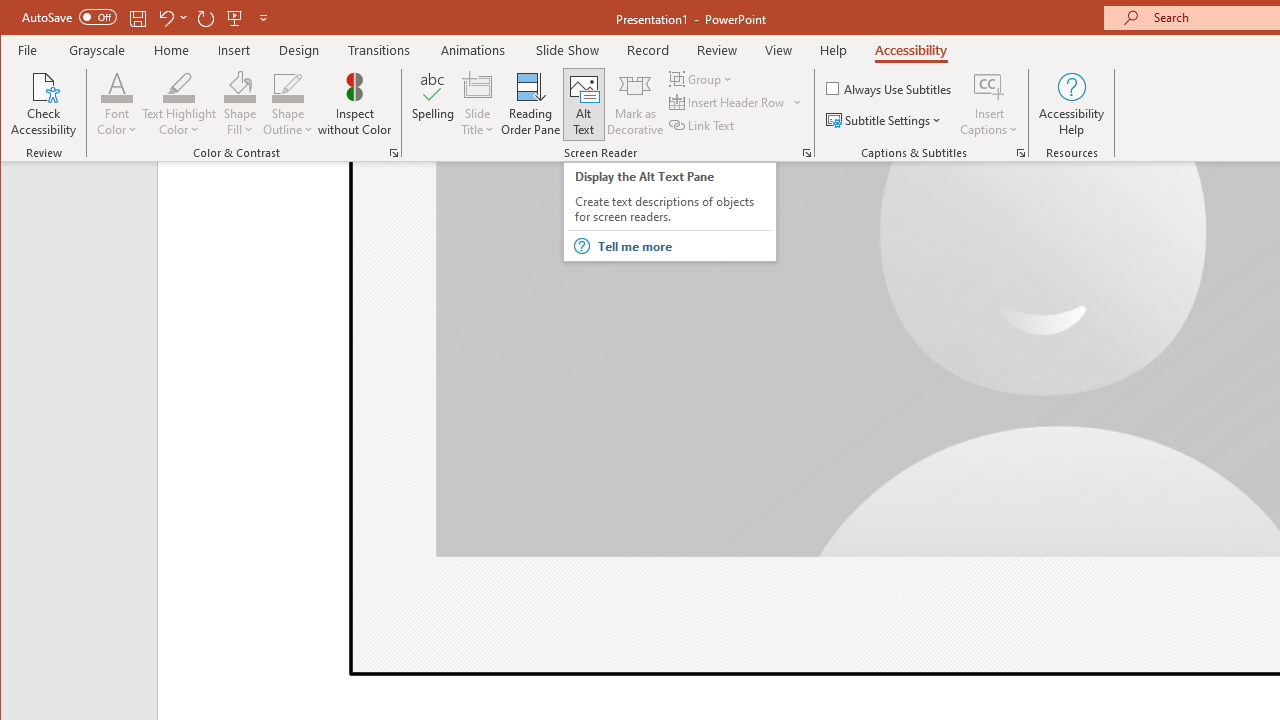 Image resolution: width=1280 pixels, height=720 pixels. I want to click on 'Screen Reader', so click(807, 152).